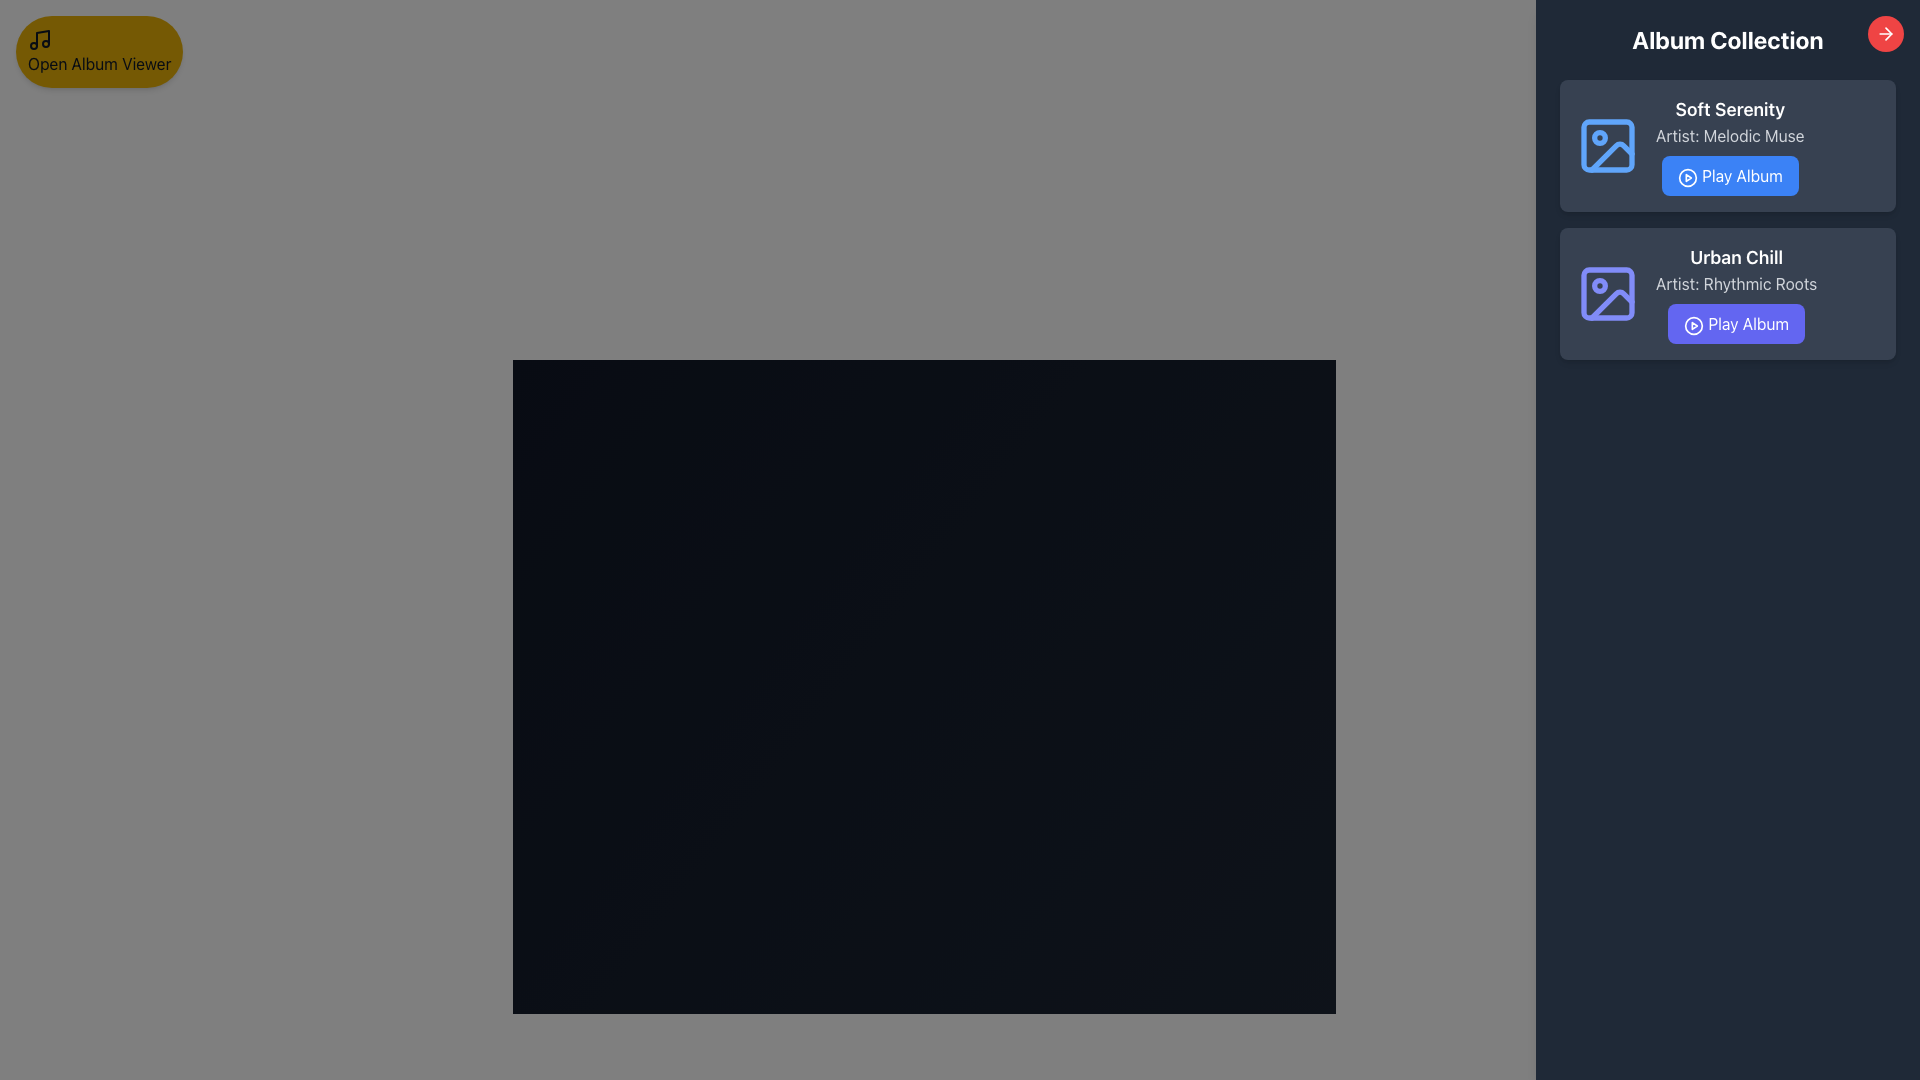 The width and height of the screenshot is (1920, 1080). What do you see at coordinates (1735, 293) in the screenshot?
I see `the 'Play Album' button of the album 'Urban Chill' by 'Rhythmic Roots'` at bounding box center [1735, 293].